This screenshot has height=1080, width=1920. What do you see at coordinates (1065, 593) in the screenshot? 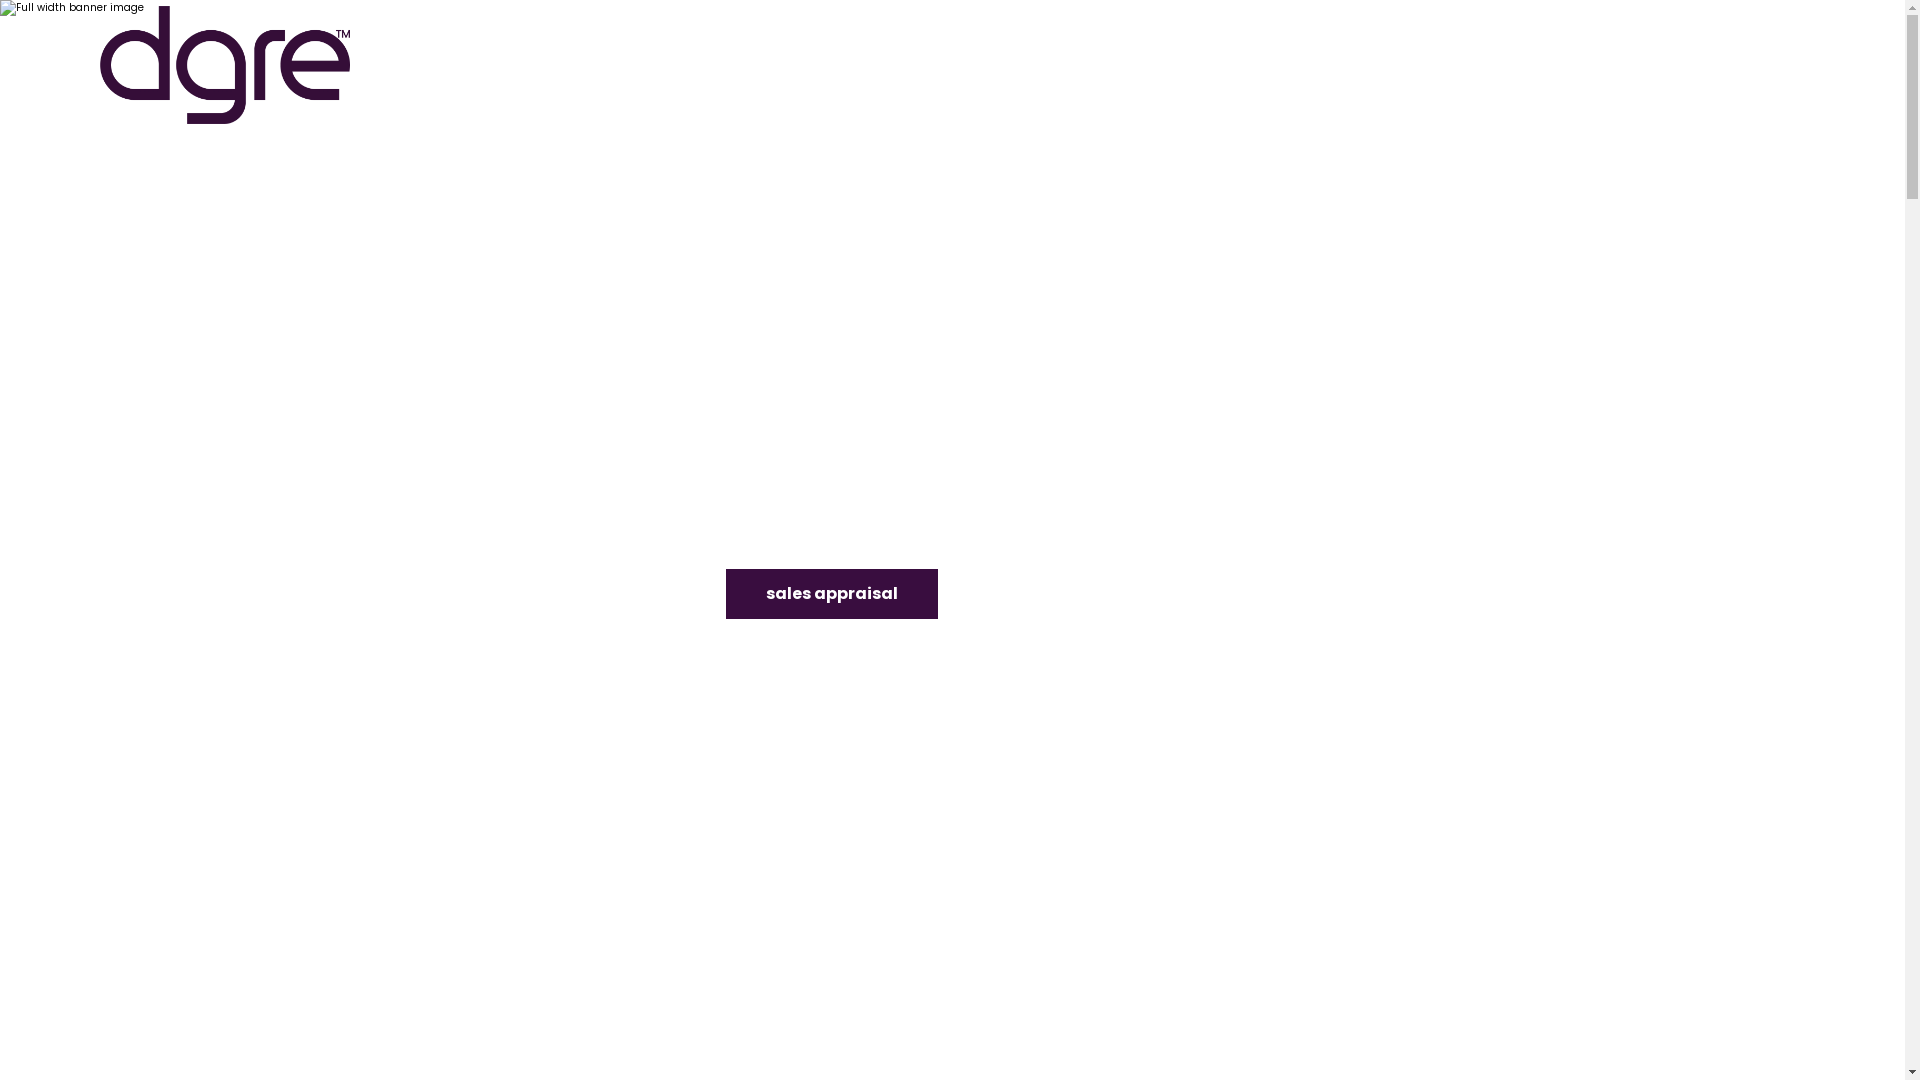
I see `'rental appraisal'` at bounding box center [1065, 593].